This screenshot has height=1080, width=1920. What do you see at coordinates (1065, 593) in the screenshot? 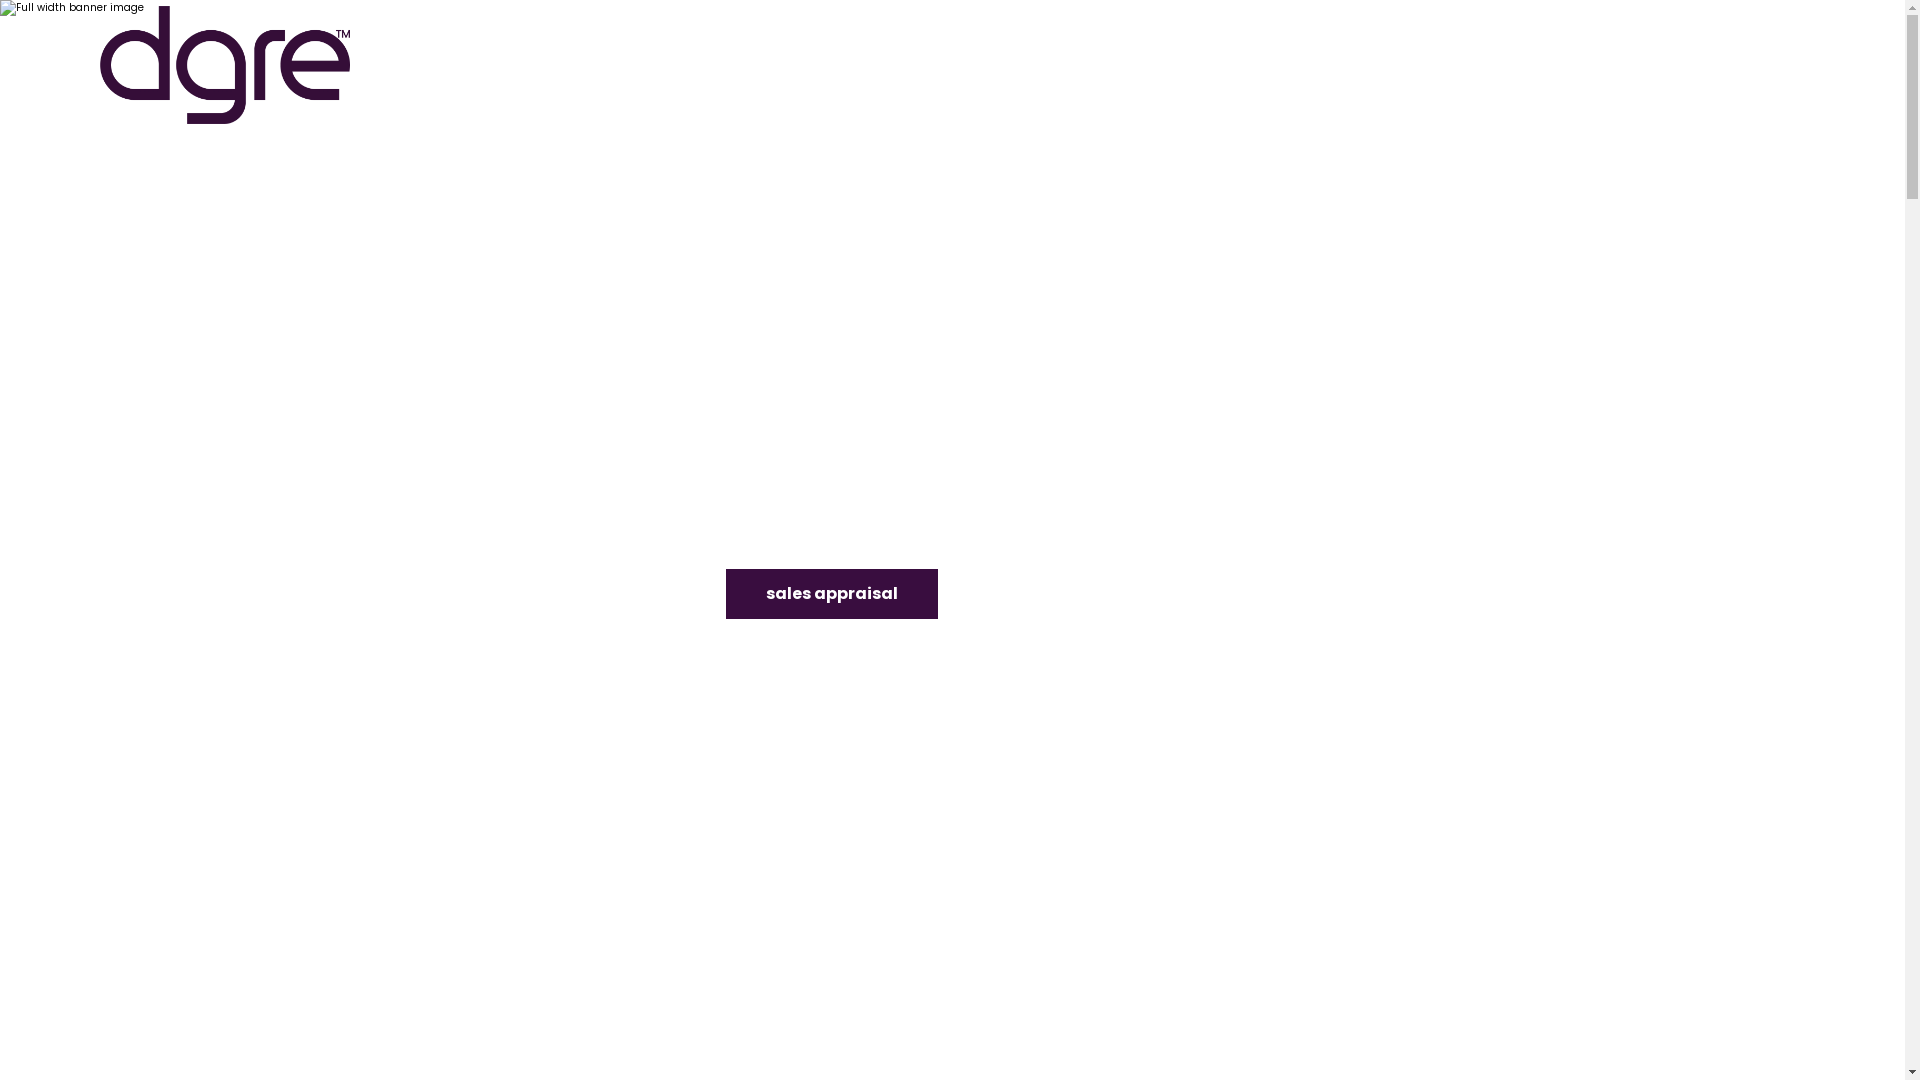
I see `'rental appraisal'` at bounding box center [1065, 593].